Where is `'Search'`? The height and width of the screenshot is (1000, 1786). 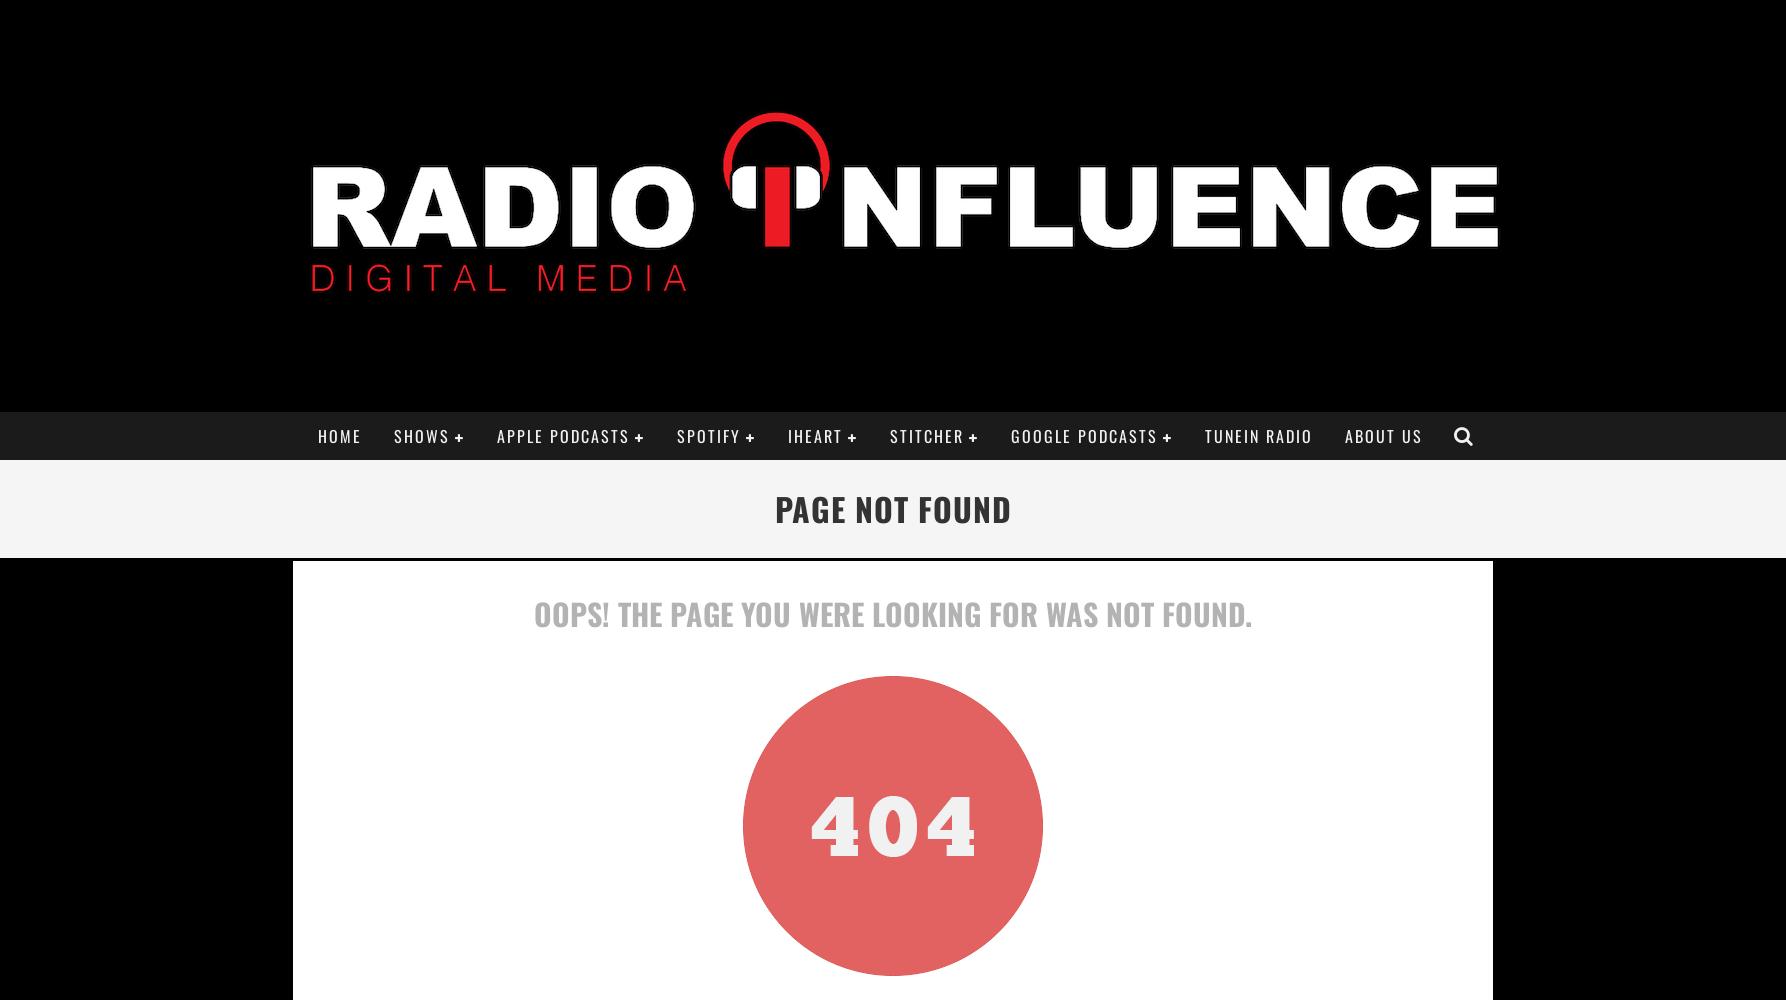
'Search' is located at coordinates (878, 936).